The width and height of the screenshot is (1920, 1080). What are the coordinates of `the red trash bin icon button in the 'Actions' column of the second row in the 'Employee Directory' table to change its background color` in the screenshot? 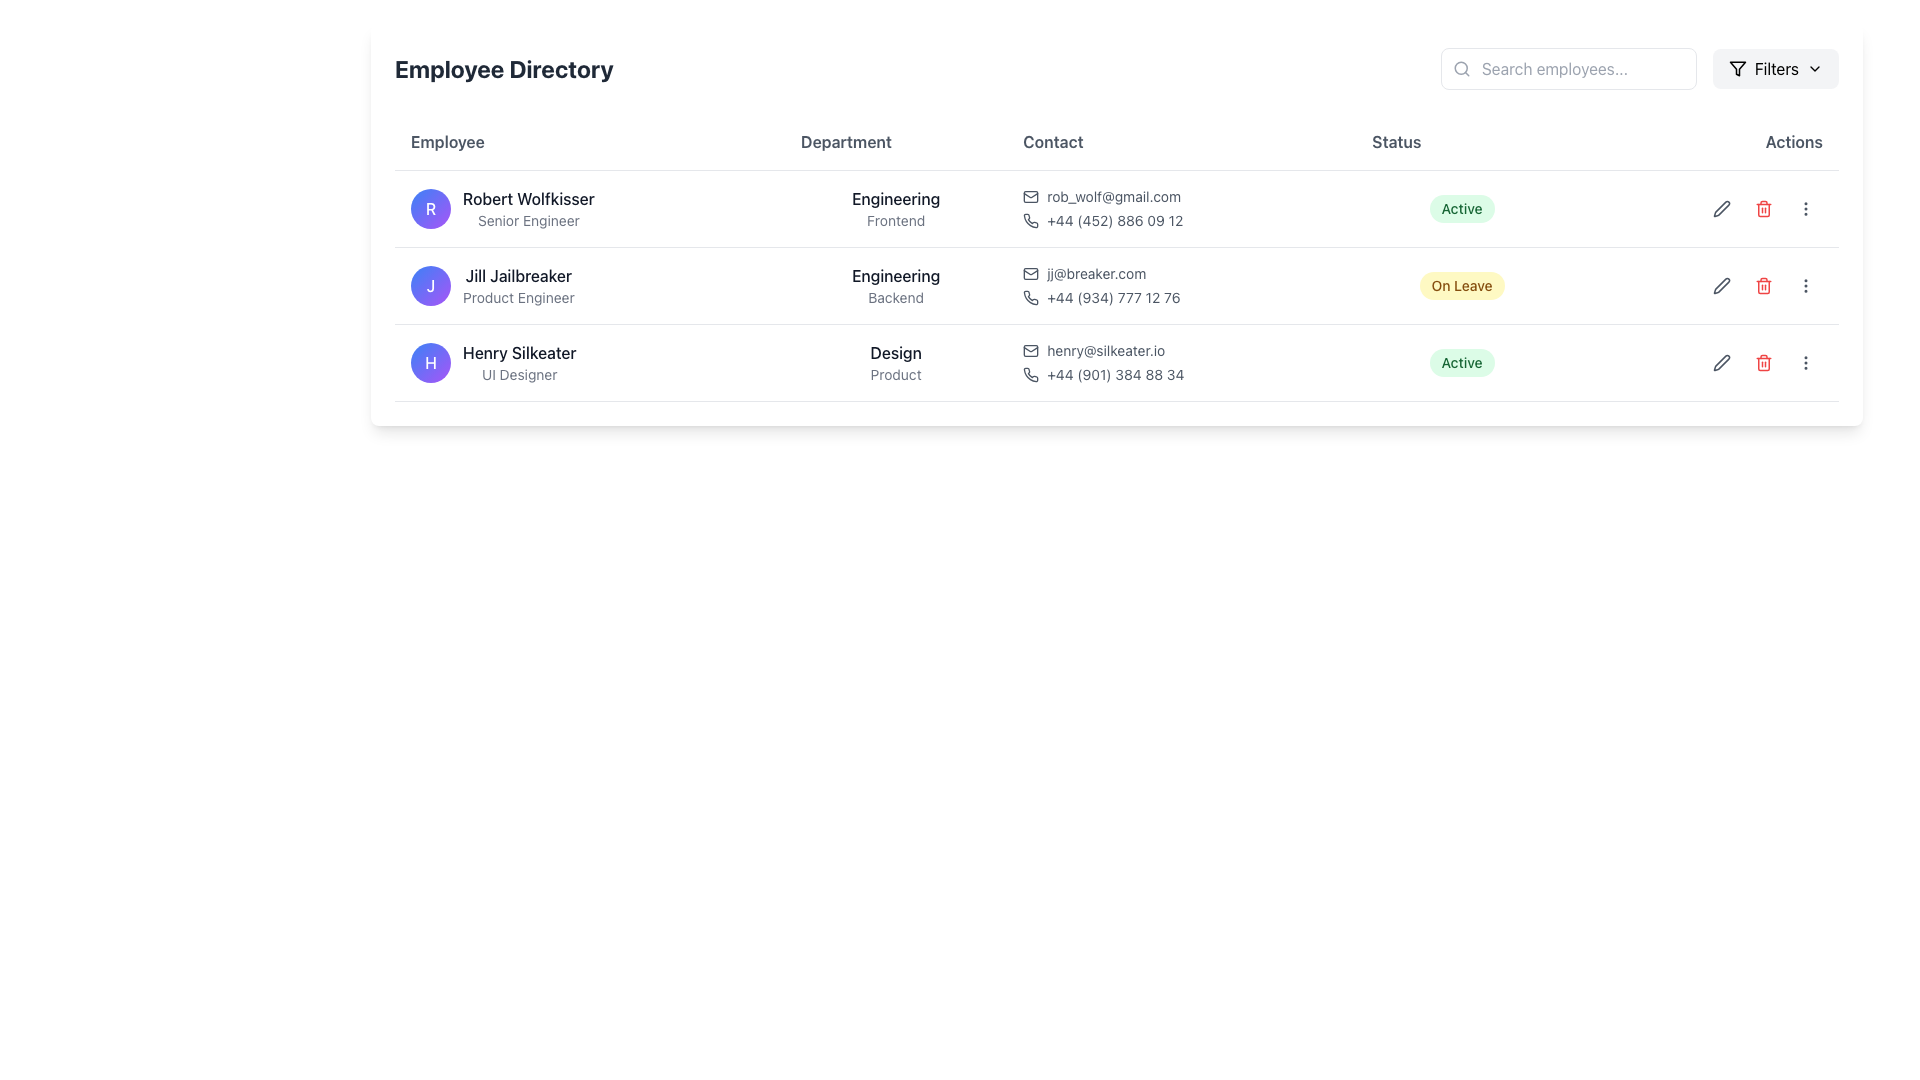 It's located at (1763, 208).